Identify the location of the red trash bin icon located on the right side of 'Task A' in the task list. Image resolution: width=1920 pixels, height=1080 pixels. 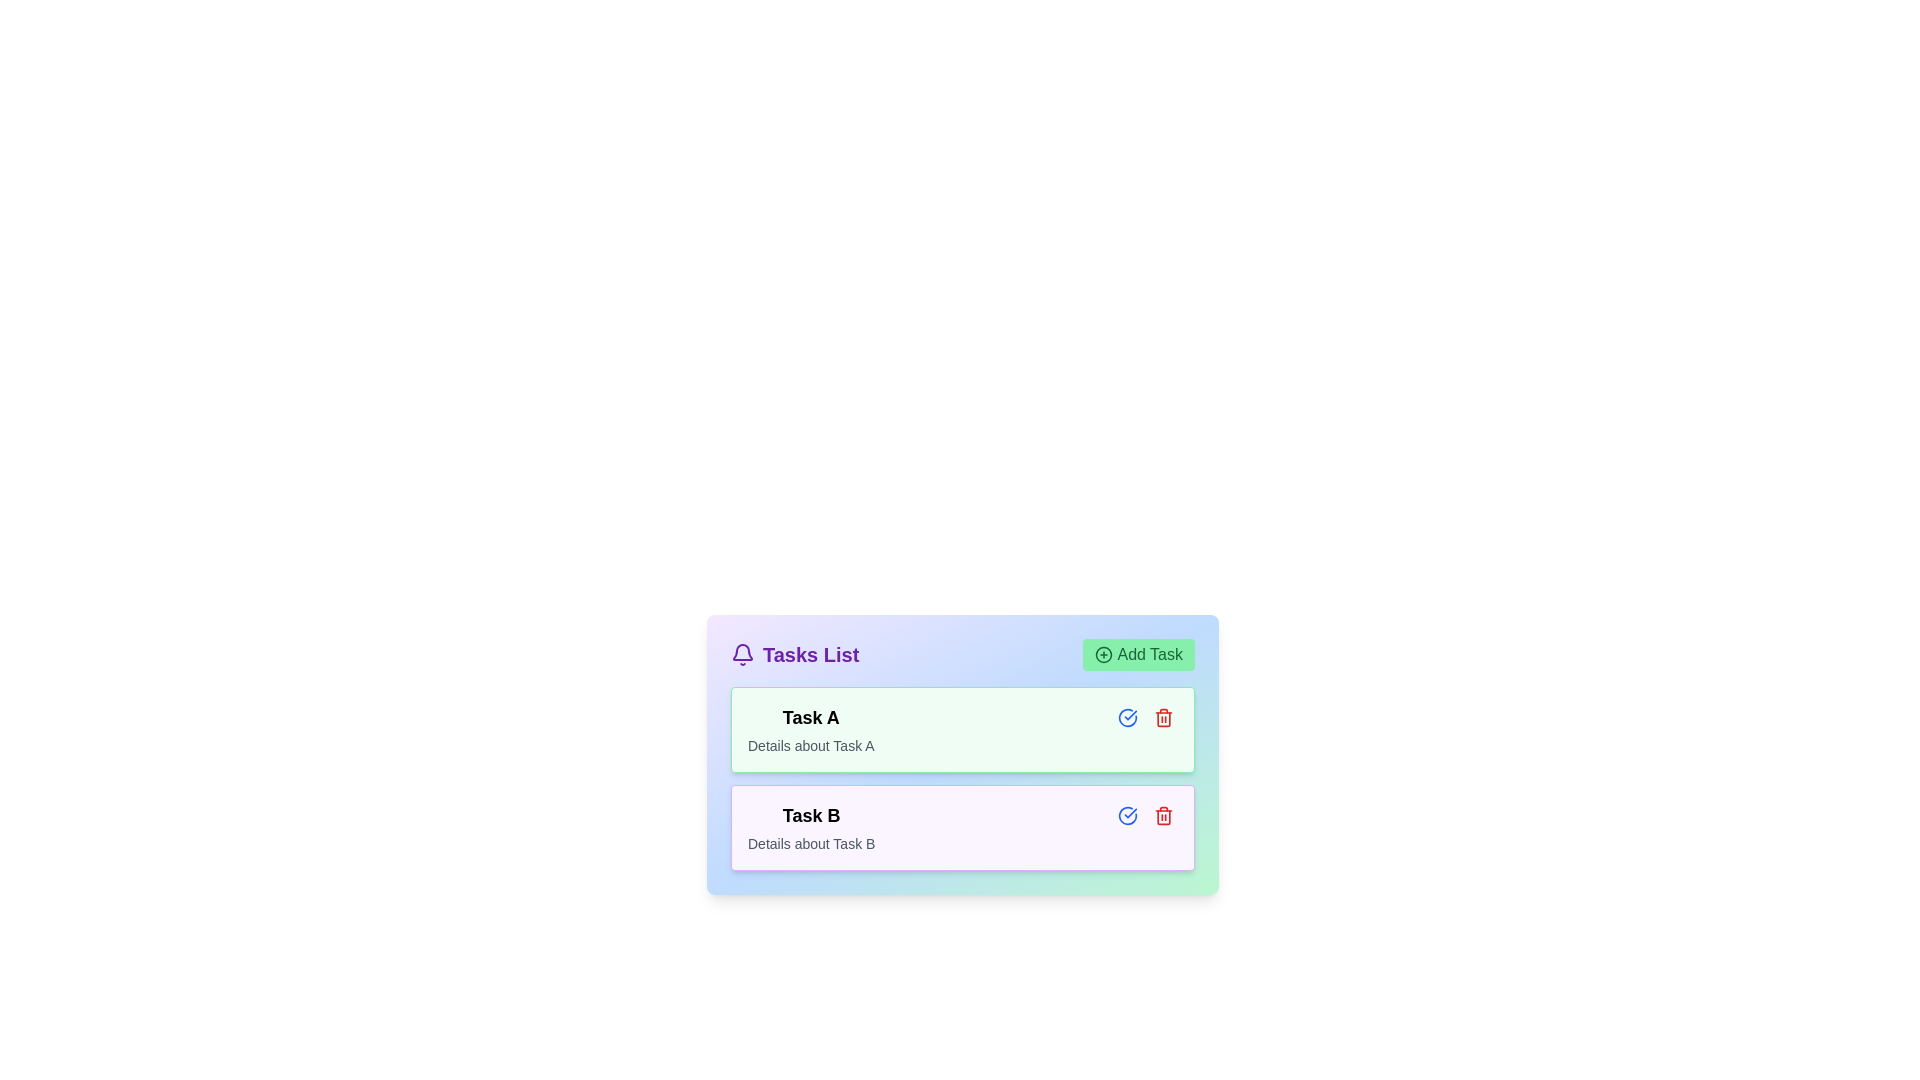
(1163, 716).